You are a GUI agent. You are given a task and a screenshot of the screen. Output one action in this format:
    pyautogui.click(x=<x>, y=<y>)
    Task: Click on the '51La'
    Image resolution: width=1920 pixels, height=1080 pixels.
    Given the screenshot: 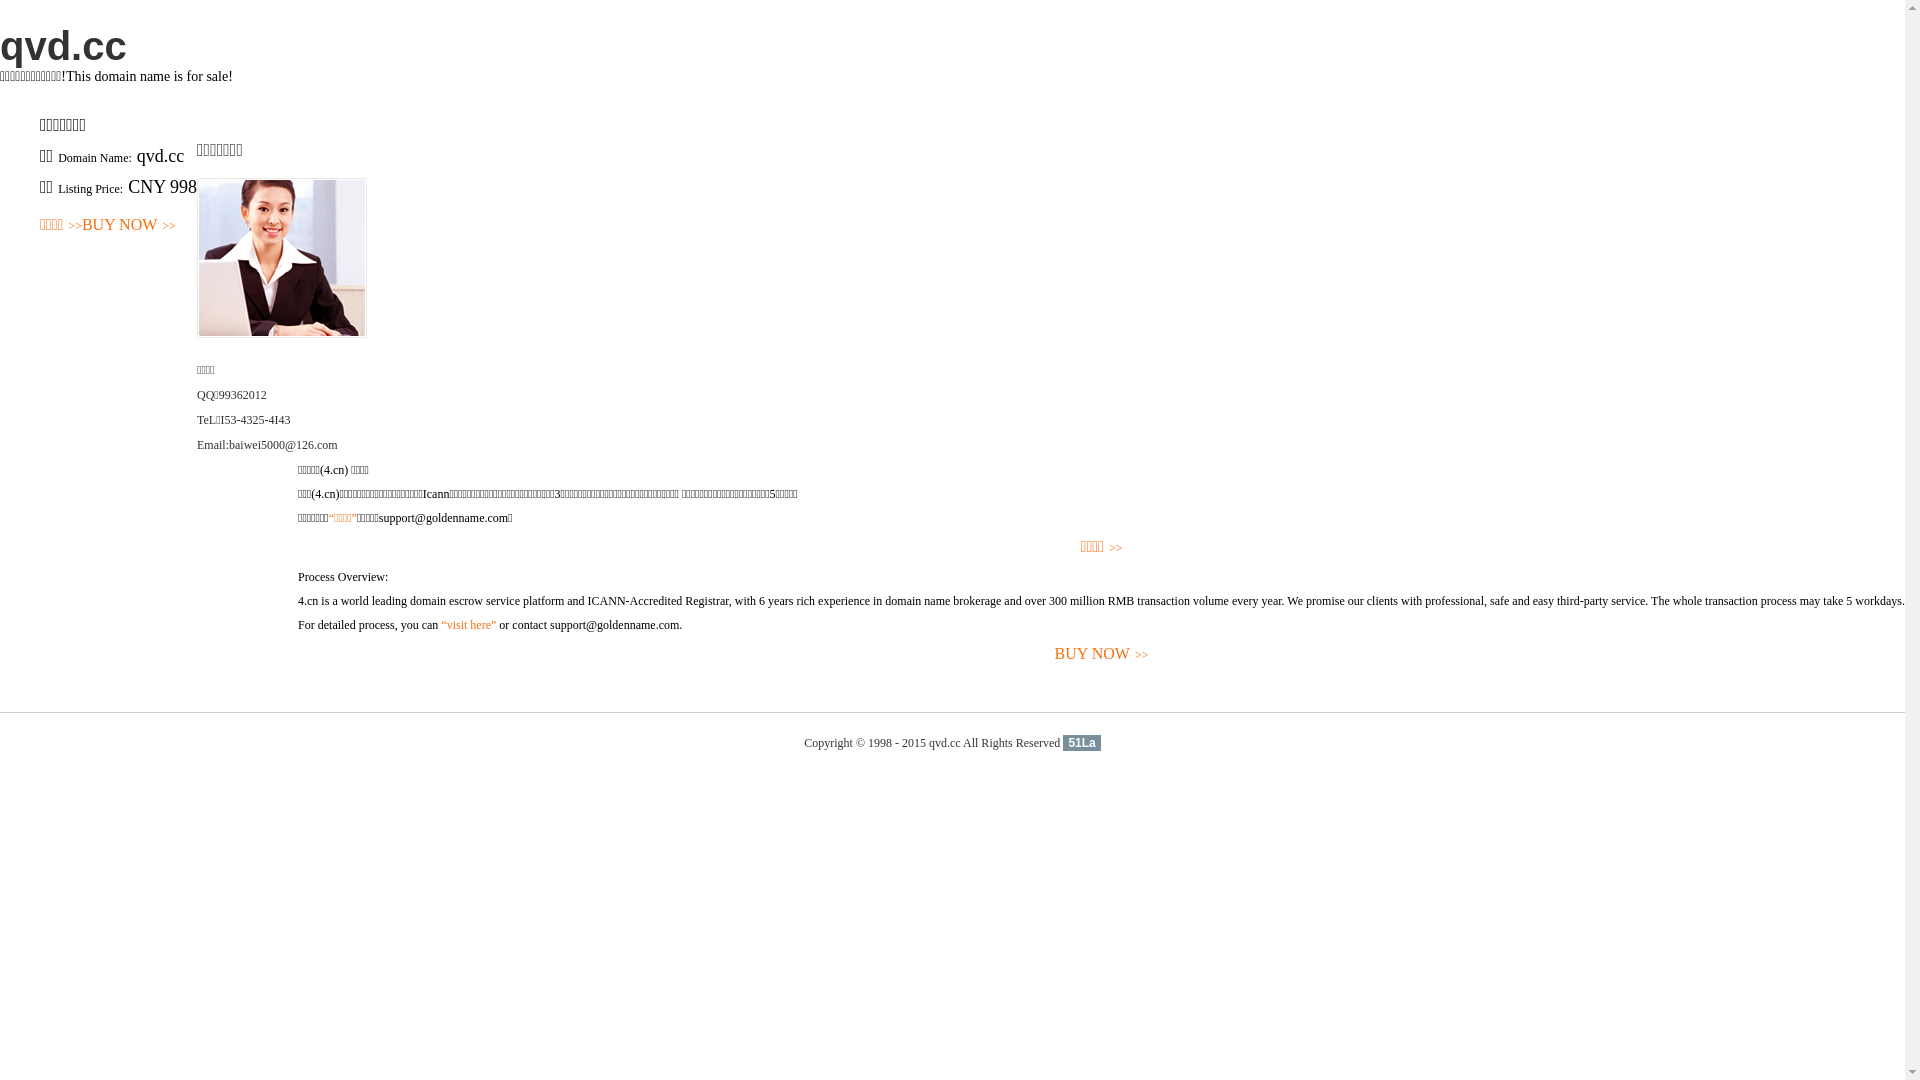 What is the action you would take?
    pyautogui.click(x=1080, y=743)
    